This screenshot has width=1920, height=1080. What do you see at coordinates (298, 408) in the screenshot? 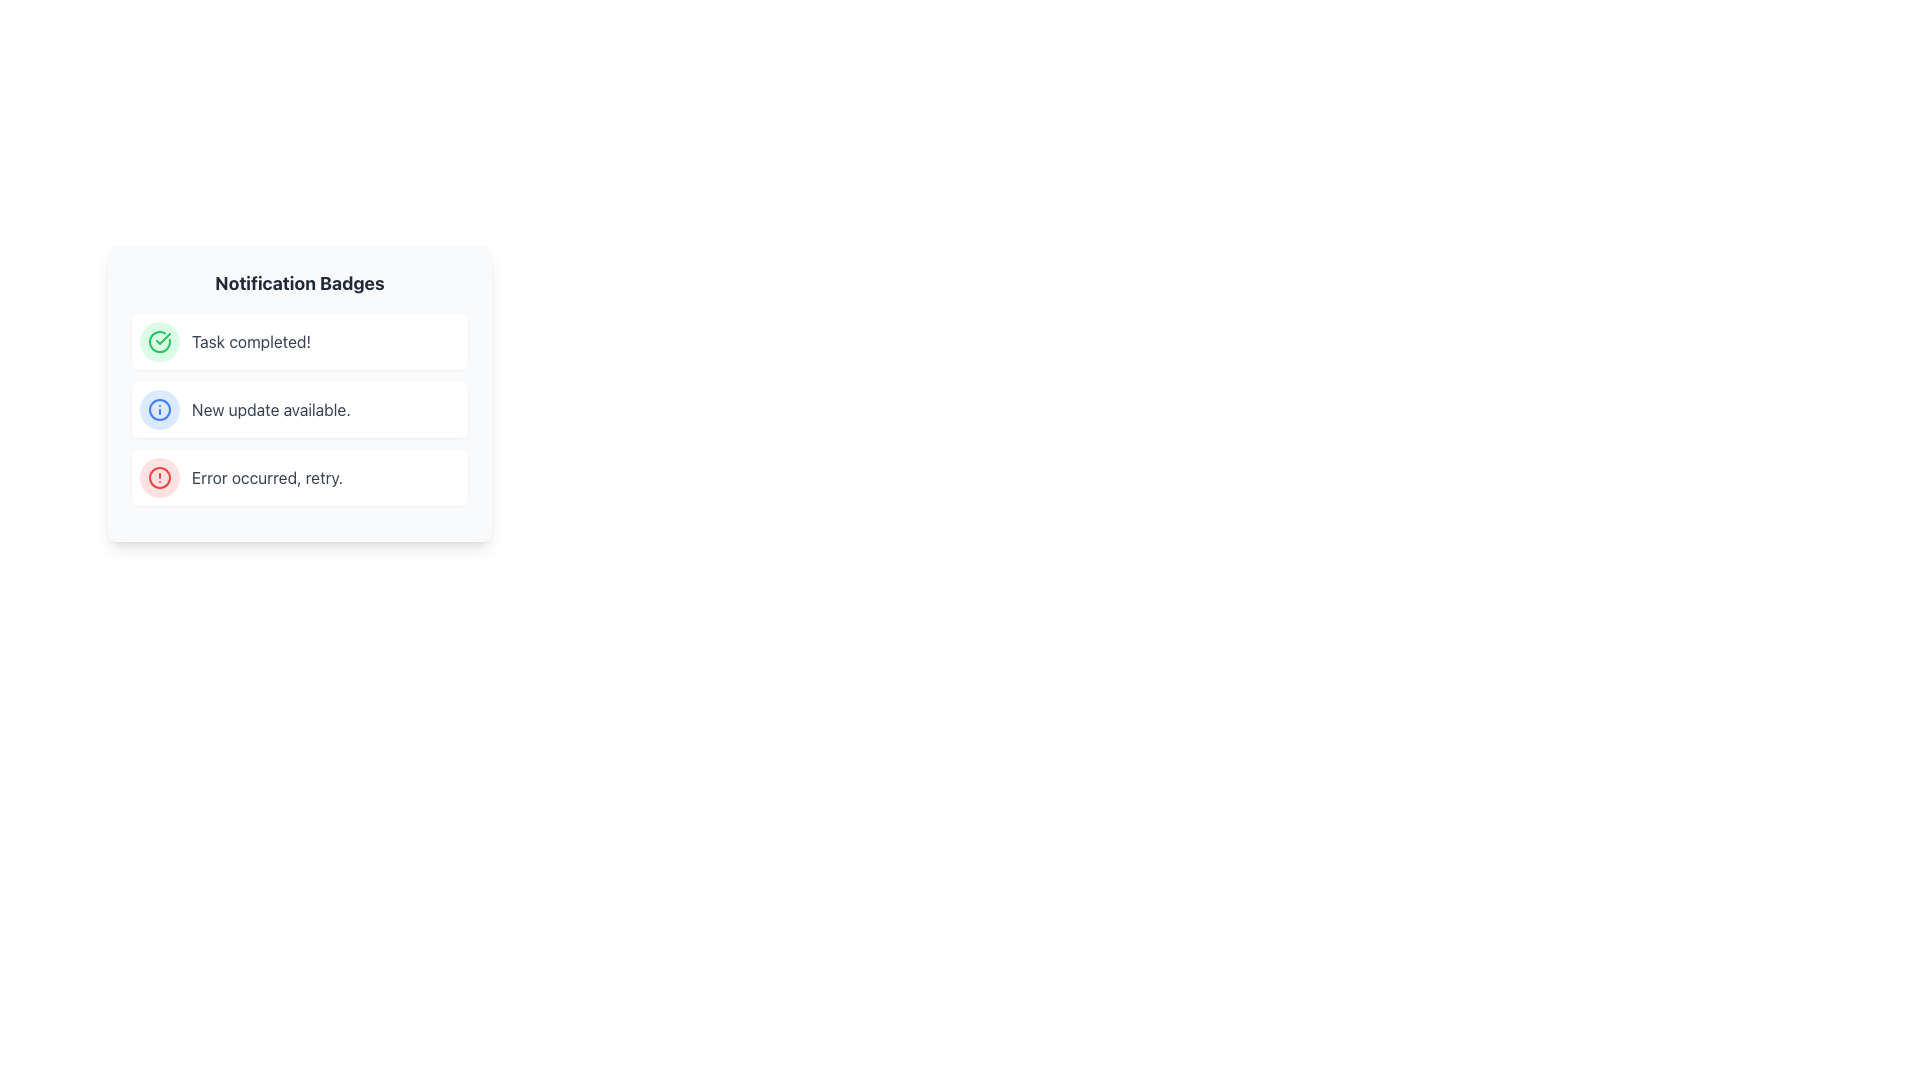
I see `the Notification Badge that indicates the availability of a new update, positioned between 'Task completed!' and 'Error occurred, retry.'` at bounding box center [298, 408].